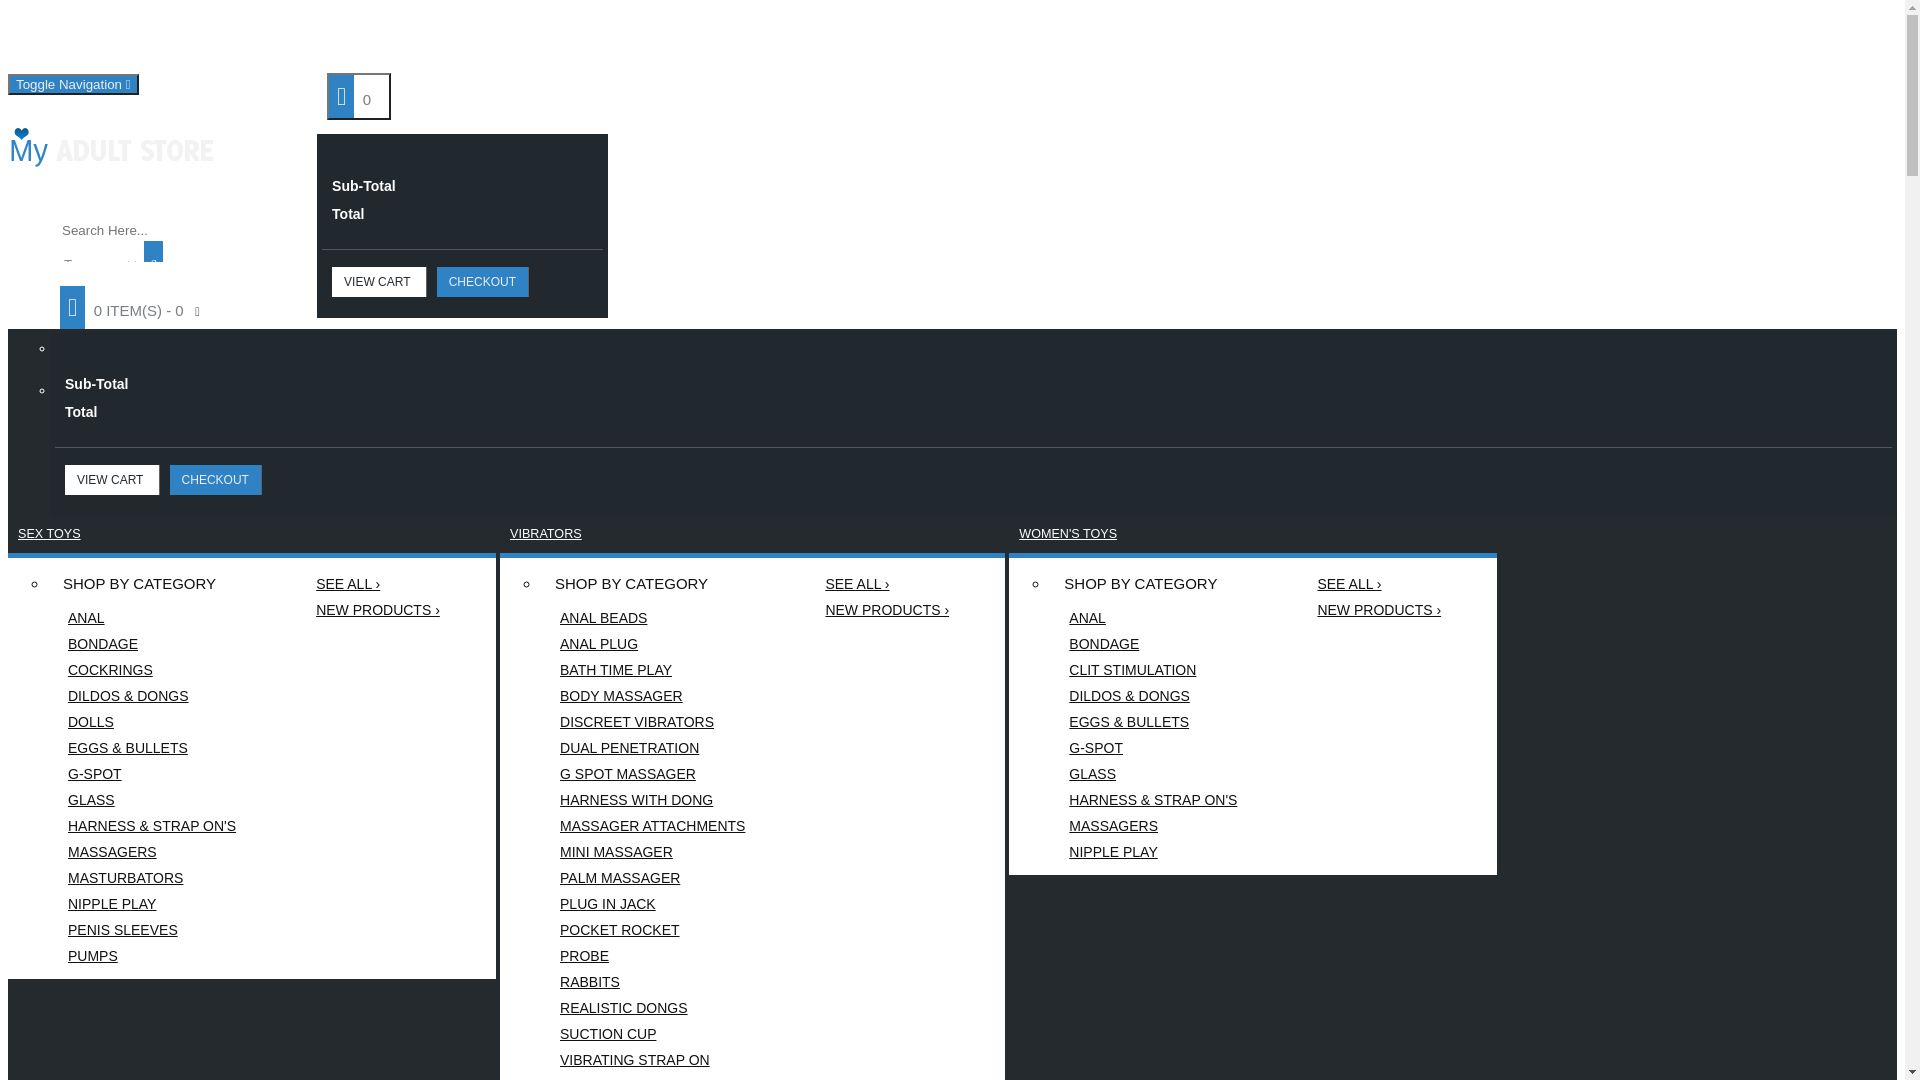 Image resolution: width=1920 pixels, height=1080 pixels. What do you see at coordinates (652, 748) in the screenshot?
I see `'DUAL PENETRATION'` at bounding box center [652, 748].